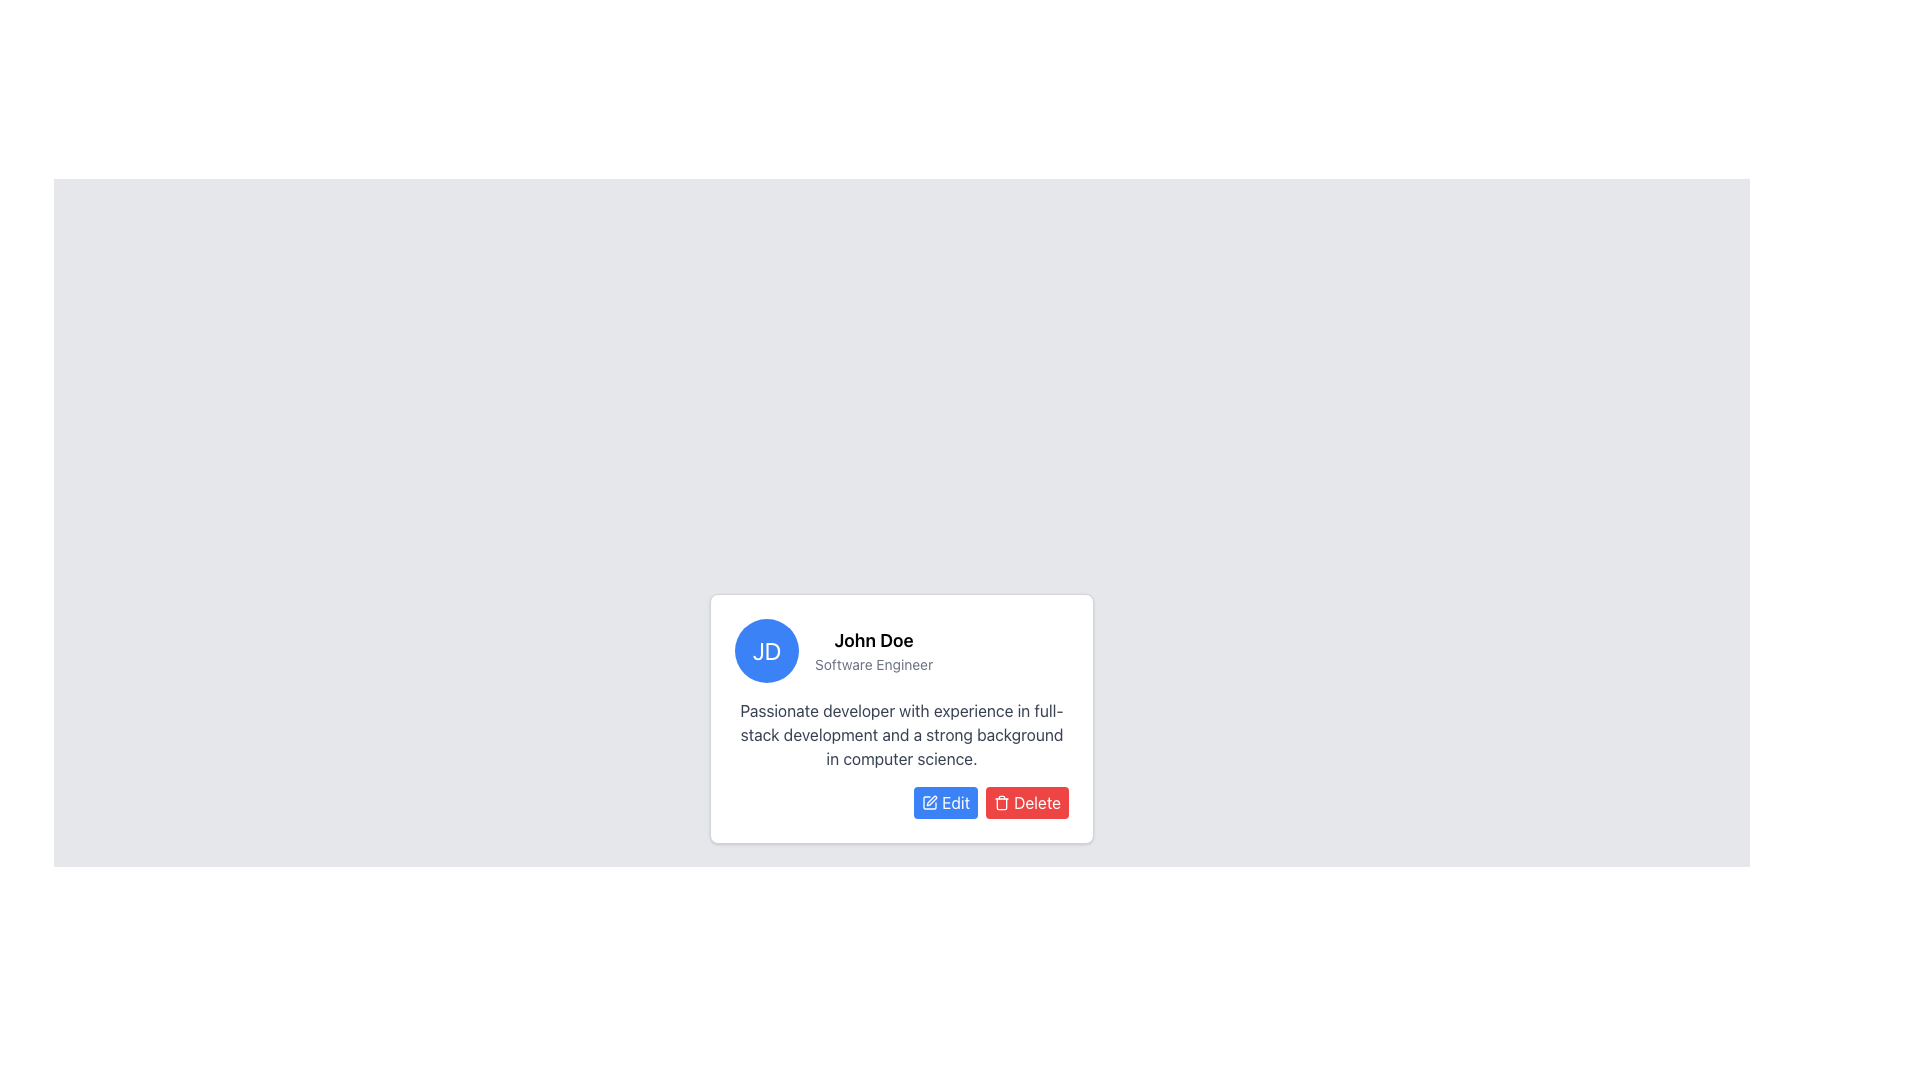  I want to click on the edit icon located within the 'Edit' button, positioned to the left of the button text, so click(929, 801).